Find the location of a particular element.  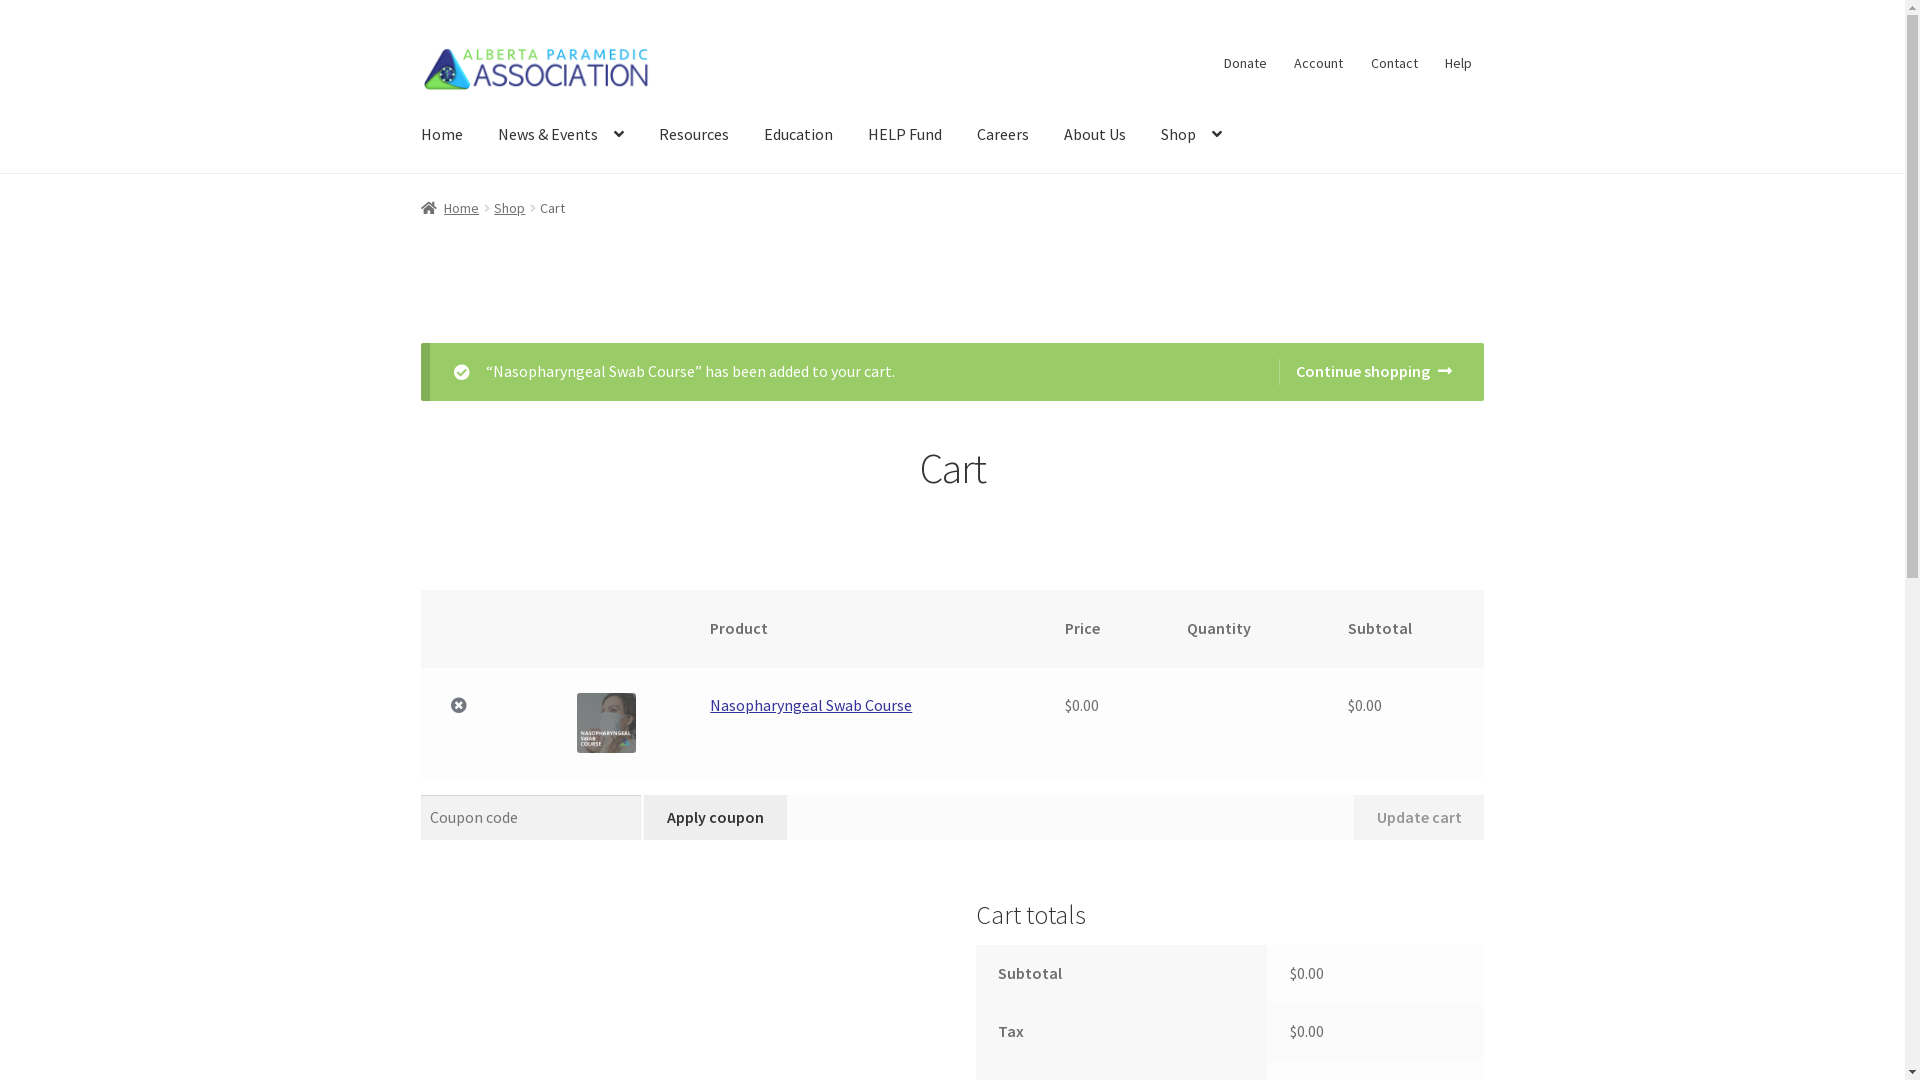

'Home' is located at coordinates (440, 135).